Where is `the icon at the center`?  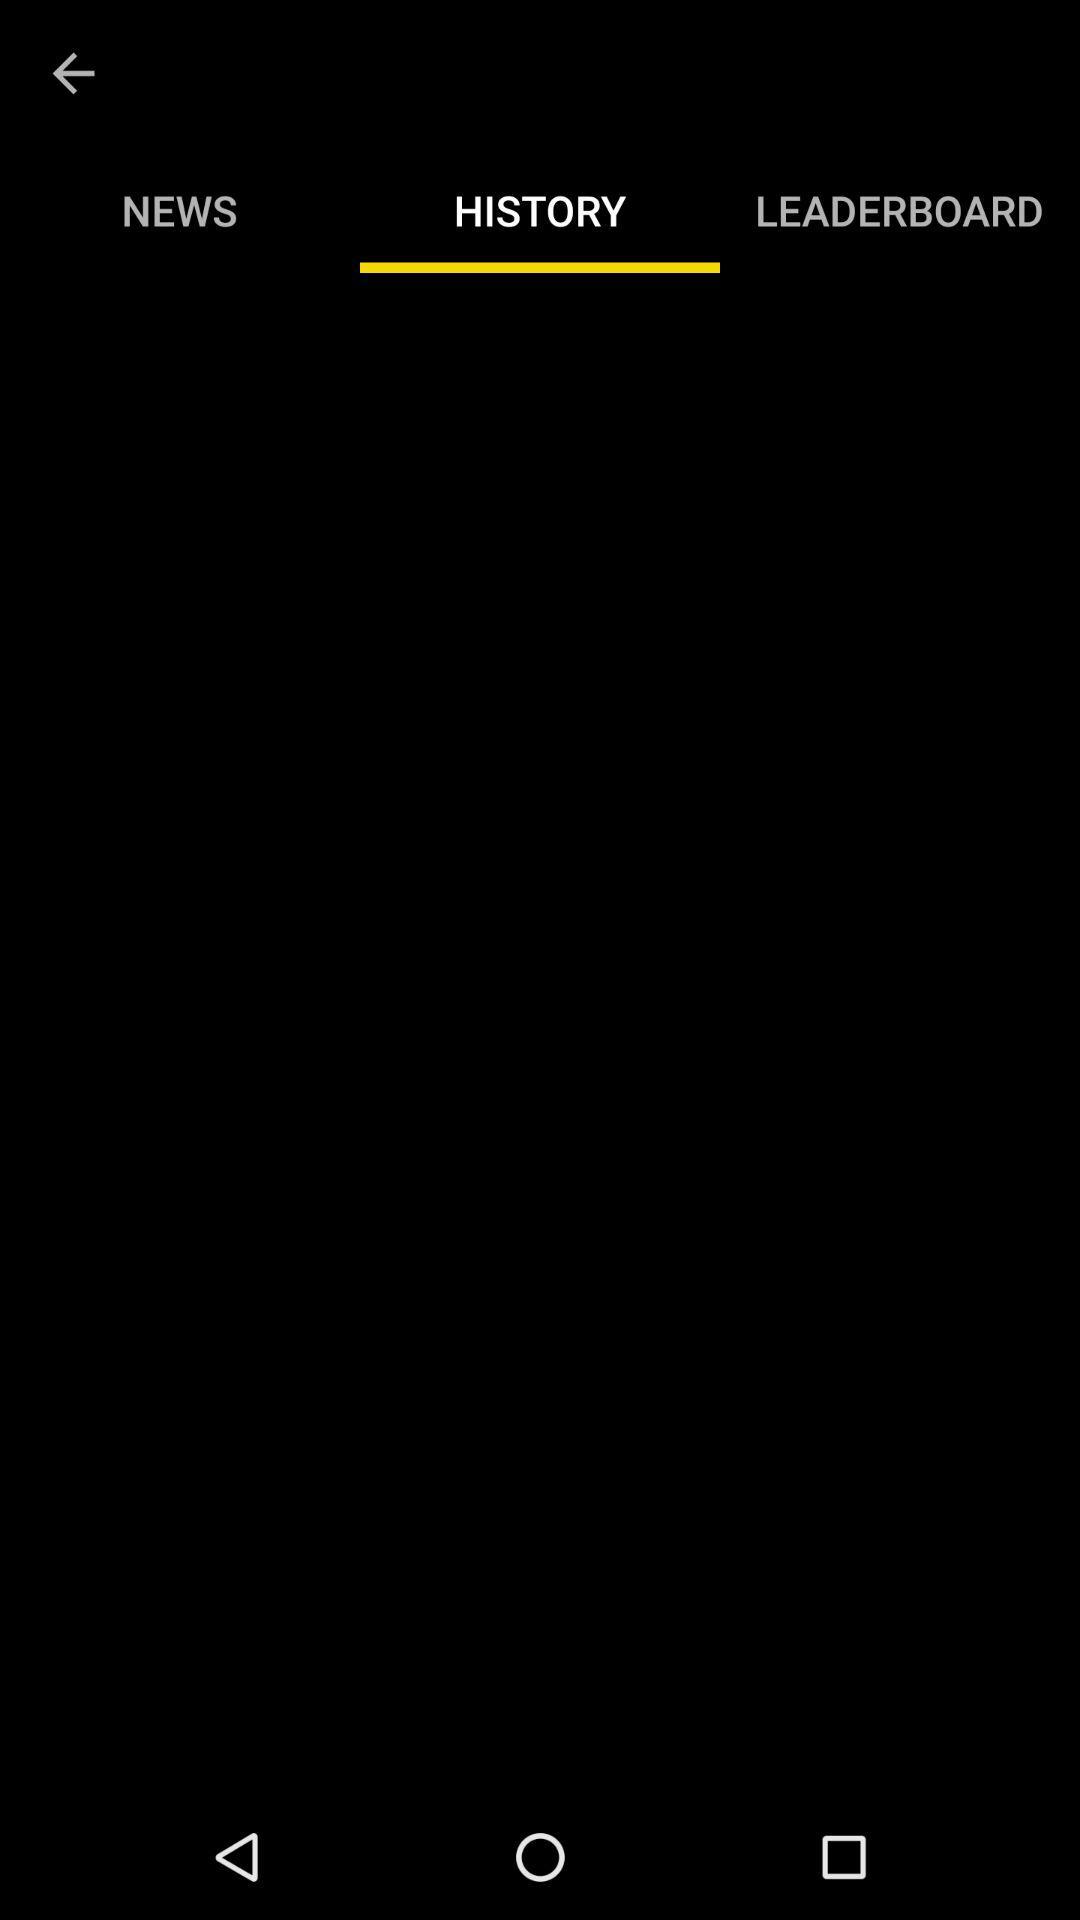
the icon at the center is located at coordinates (540, 1033).